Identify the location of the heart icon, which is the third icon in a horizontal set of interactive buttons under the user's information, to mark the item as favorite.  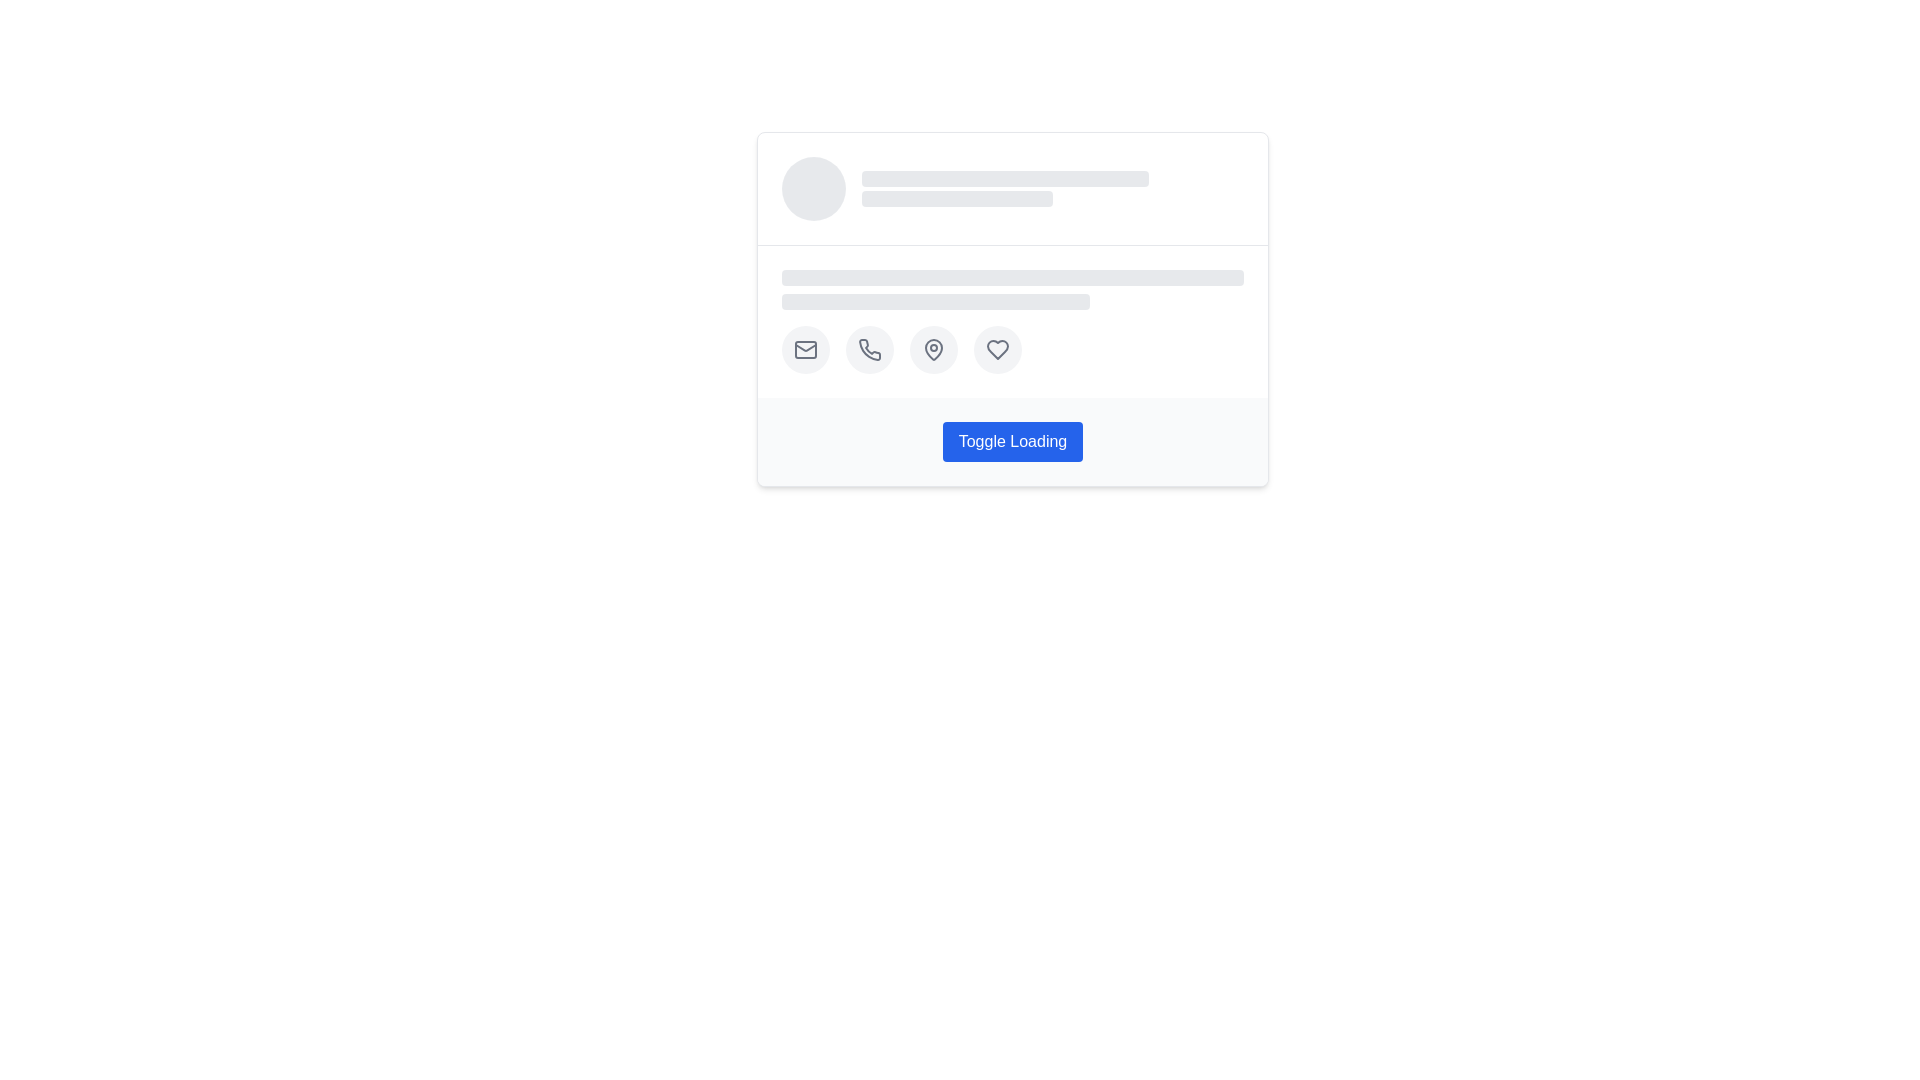
(998, 349).